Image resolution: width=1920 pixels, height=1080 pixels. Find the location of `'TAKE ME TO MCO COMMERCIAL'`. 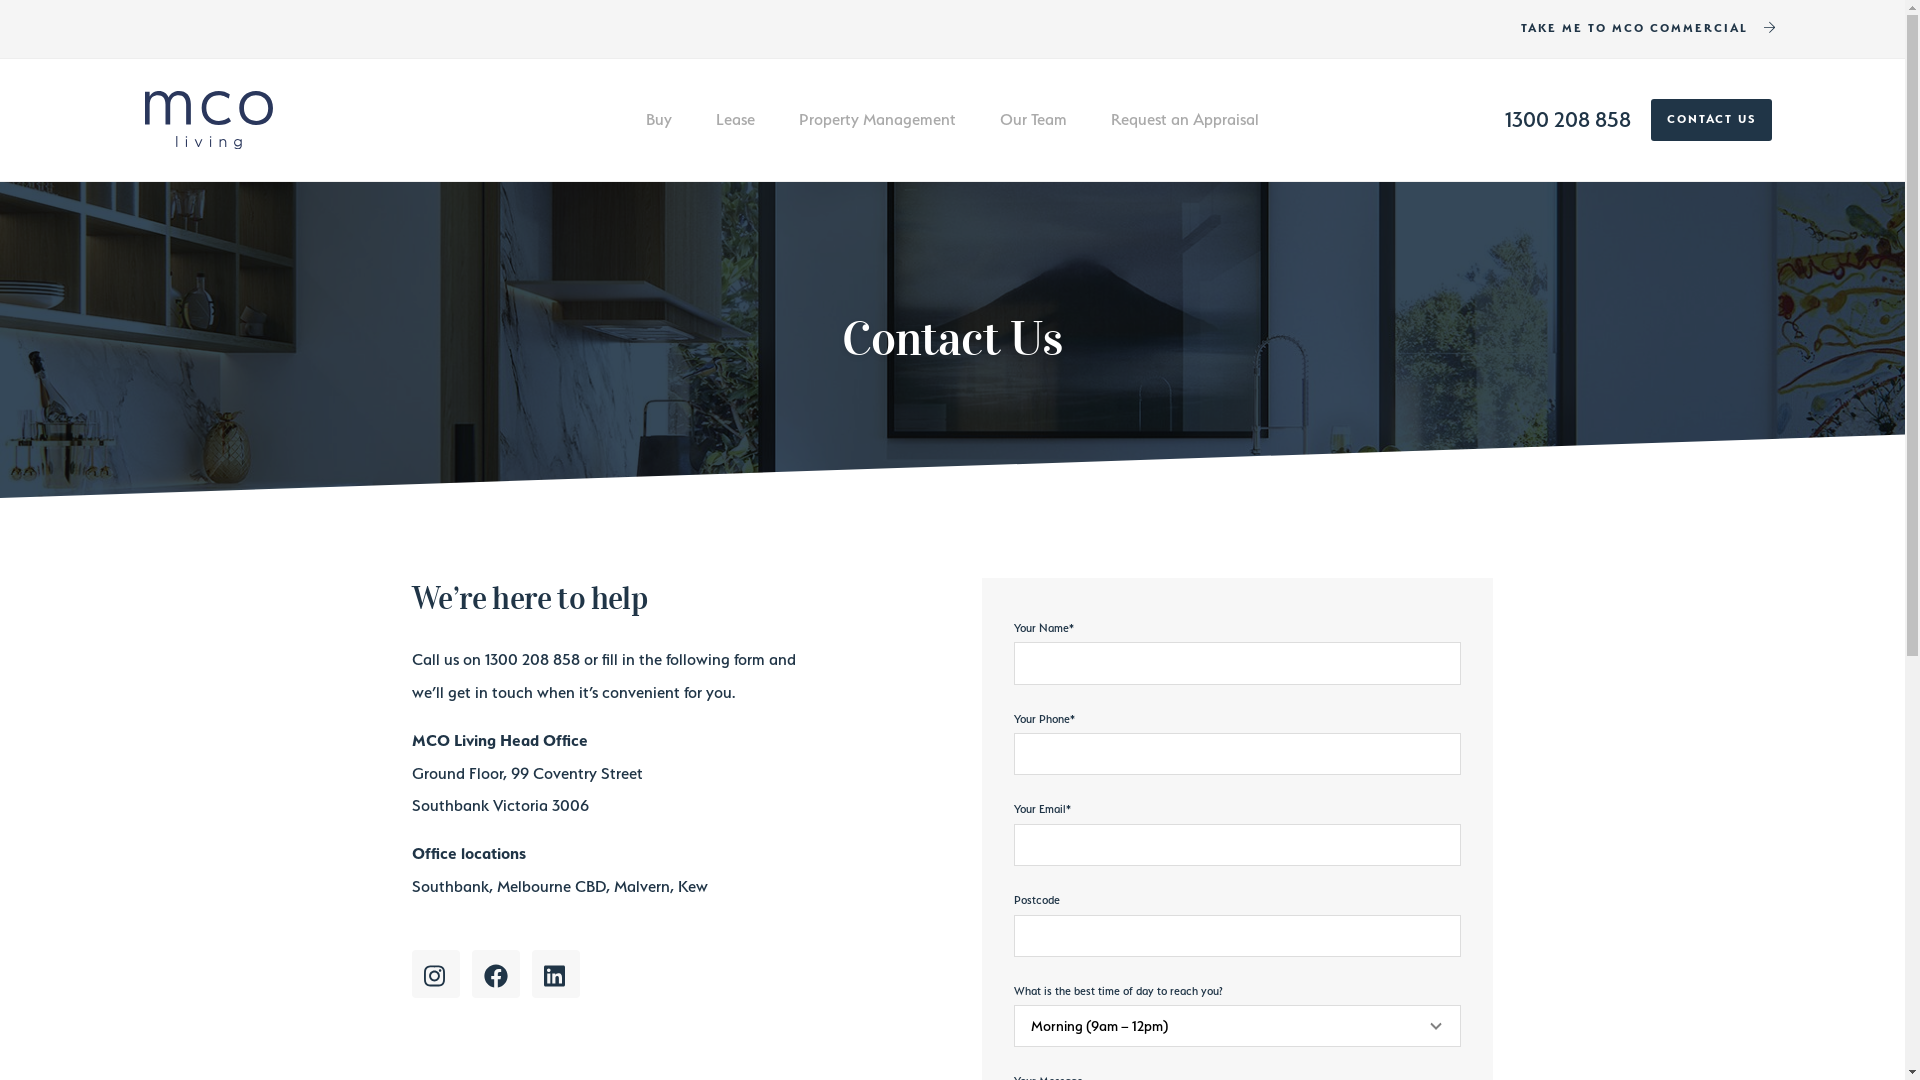

'TAKE ME TO MCO COMMERCIAL' is located at coordinates (1649, 29).